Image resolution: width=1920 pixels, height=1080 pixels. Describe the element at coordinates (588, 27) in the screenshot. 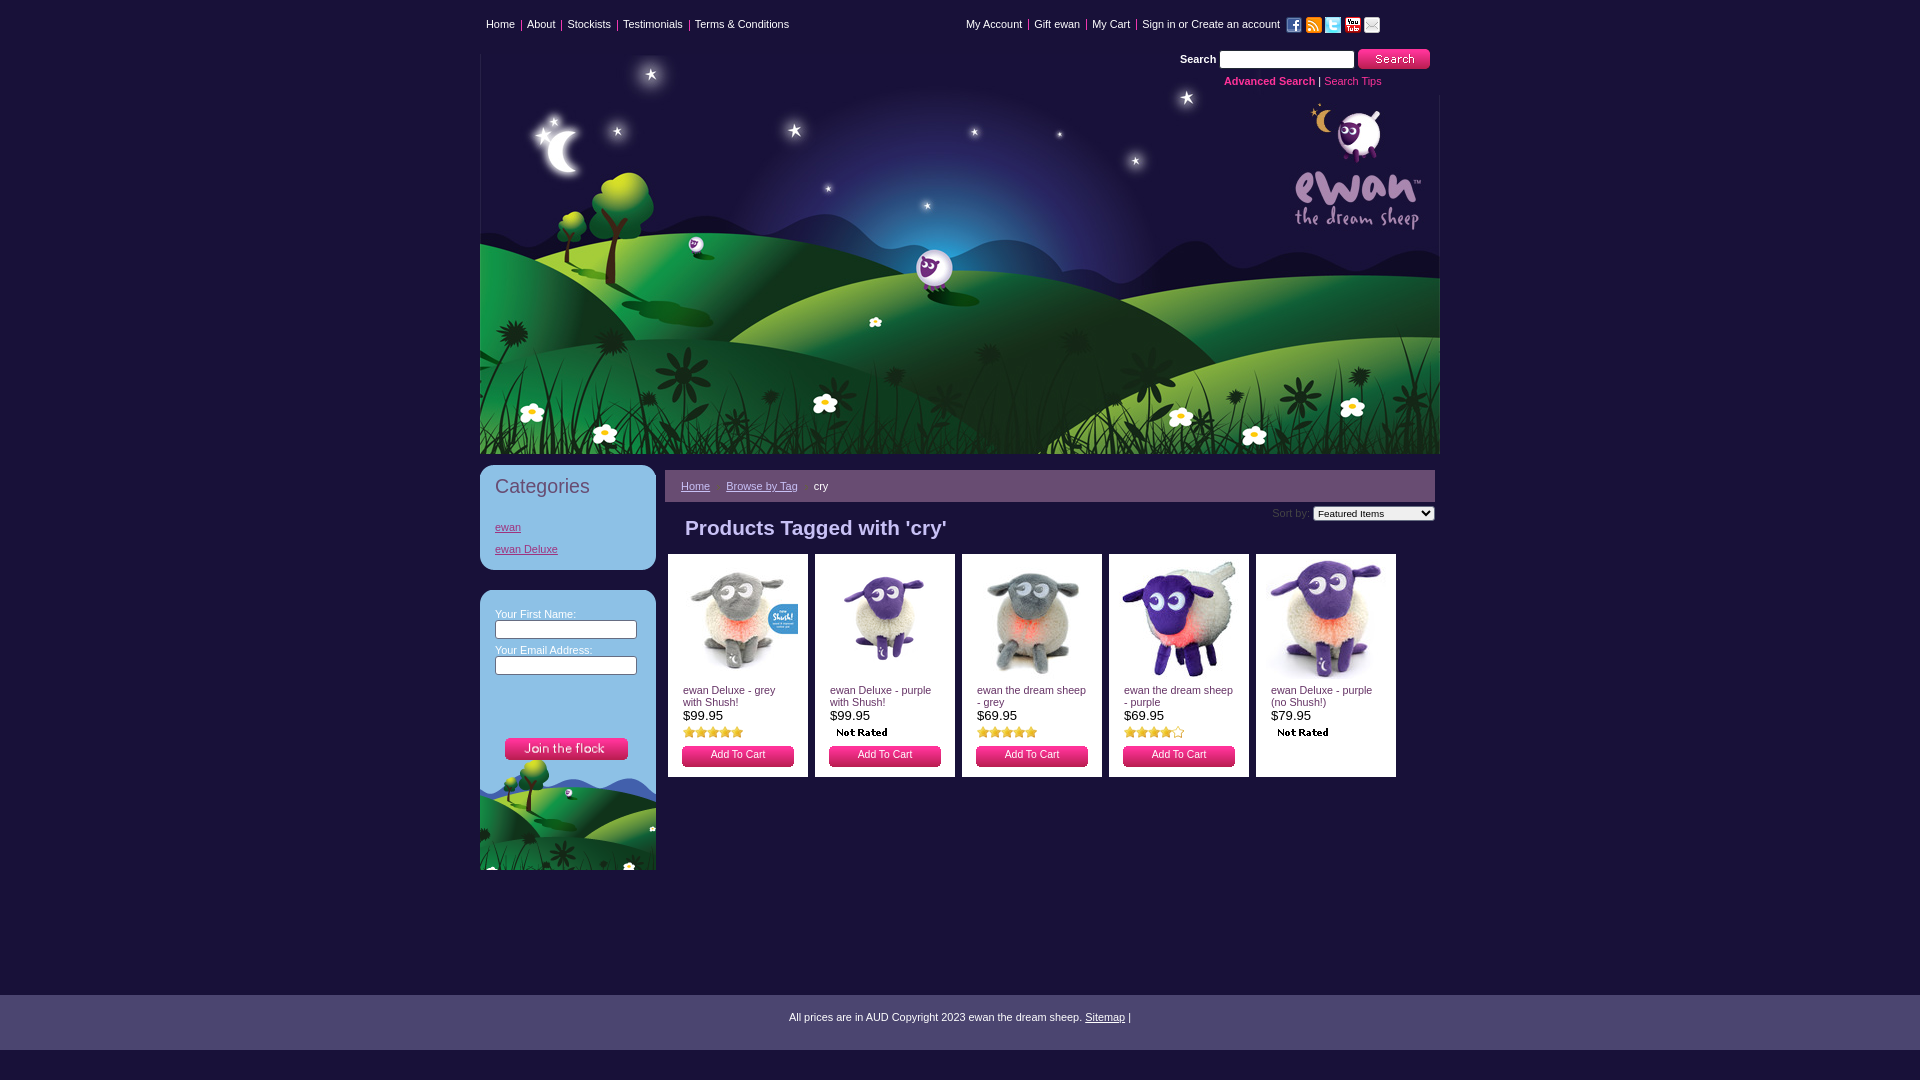

I see `'Stockists'` at that location.